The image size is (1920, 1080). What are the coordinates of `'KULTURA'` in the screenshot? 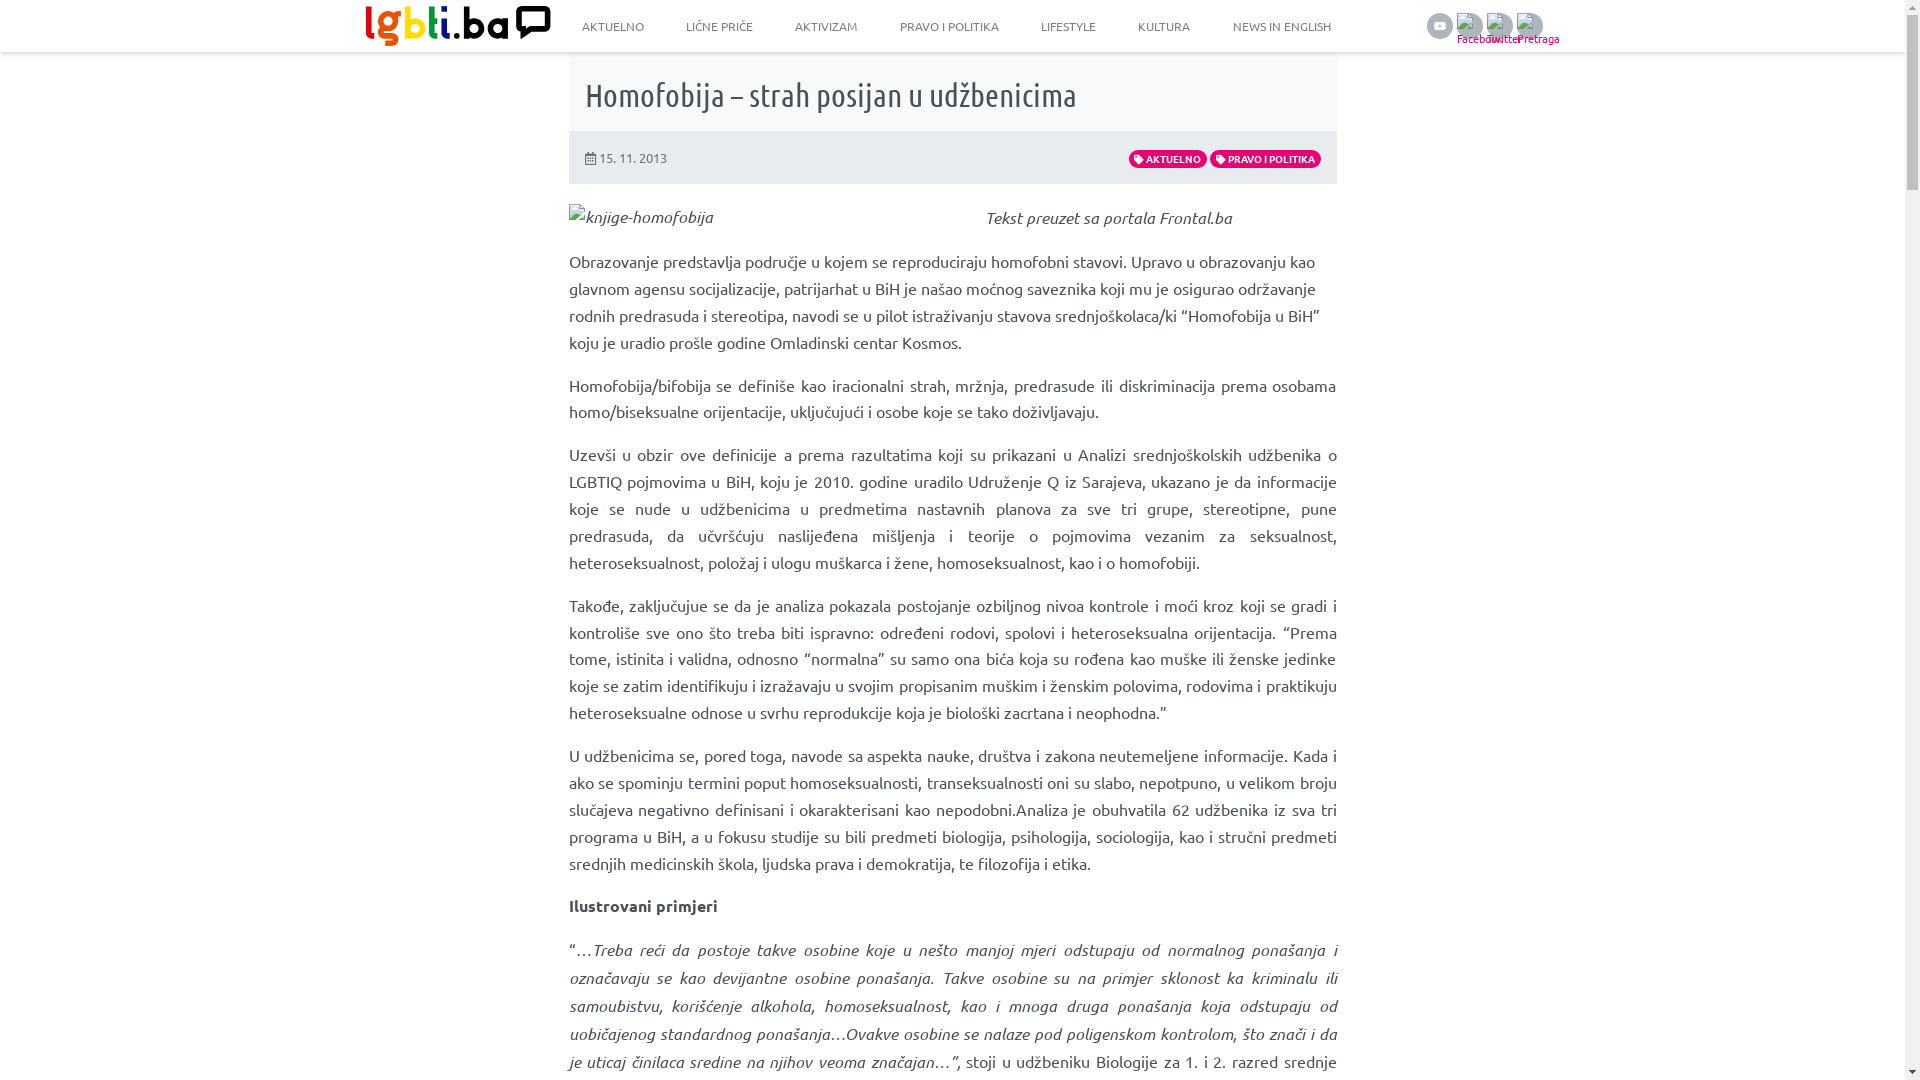 It's located at (1163, 26).